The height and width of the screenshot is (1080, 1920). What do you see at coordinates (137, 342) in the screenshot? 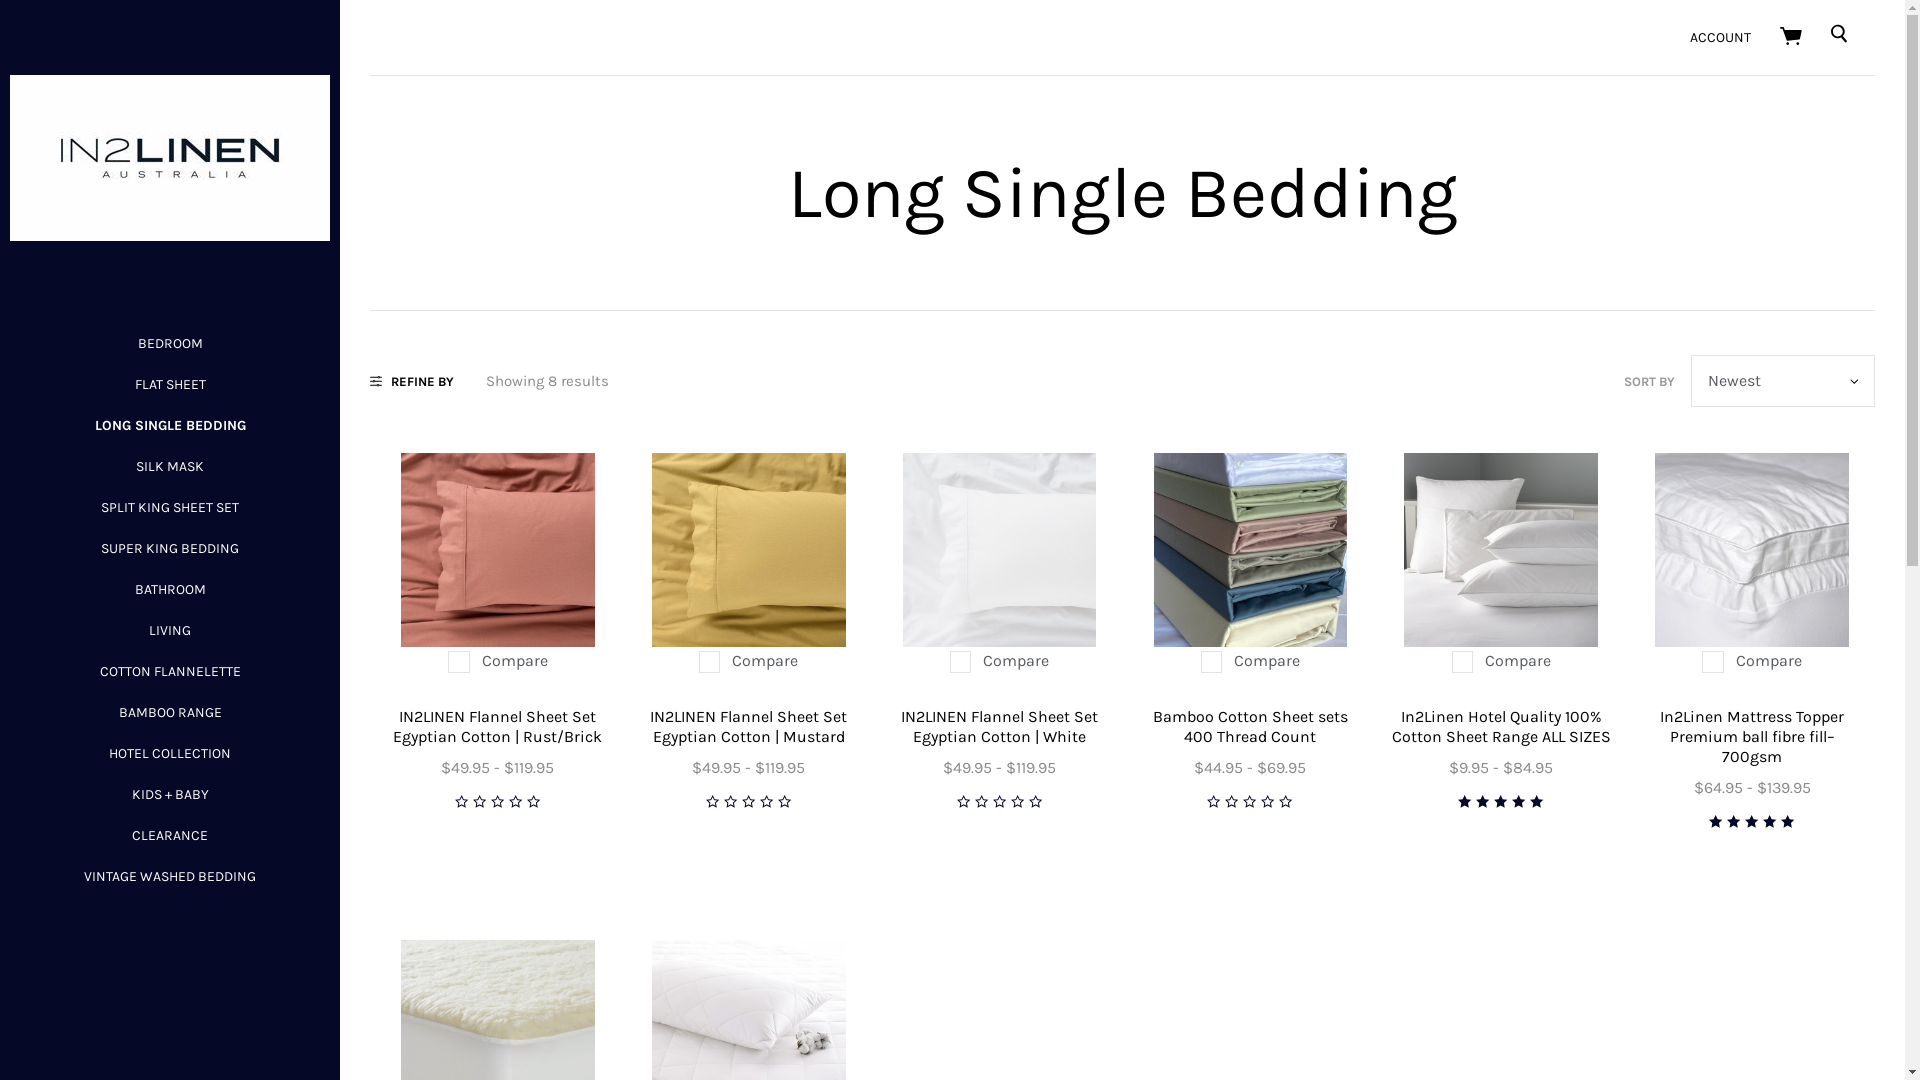
I see `'BEDROOM'` at bounding box center [137, 342].